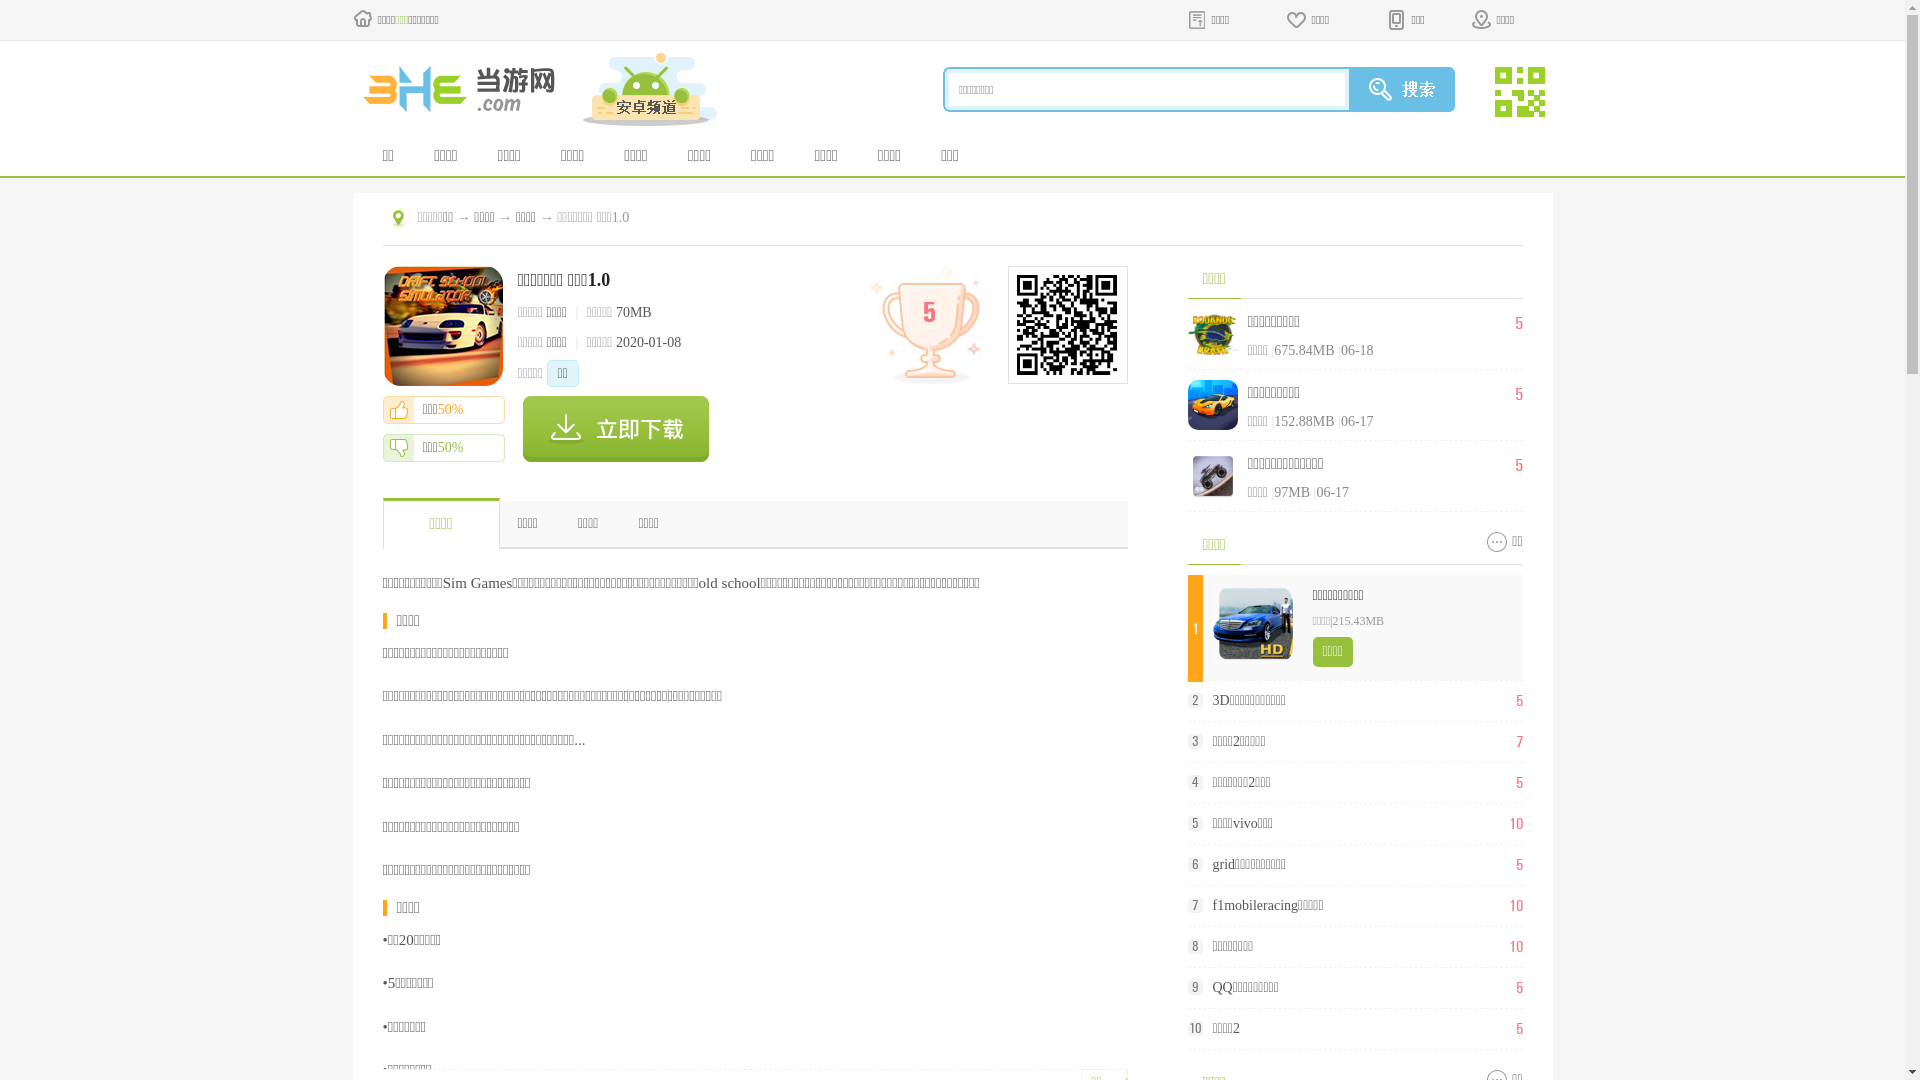 This screenshot has width=1920, height=1080. I want to click on 'http://m.3h3.com/az/163169.html', so click(1064, 323).